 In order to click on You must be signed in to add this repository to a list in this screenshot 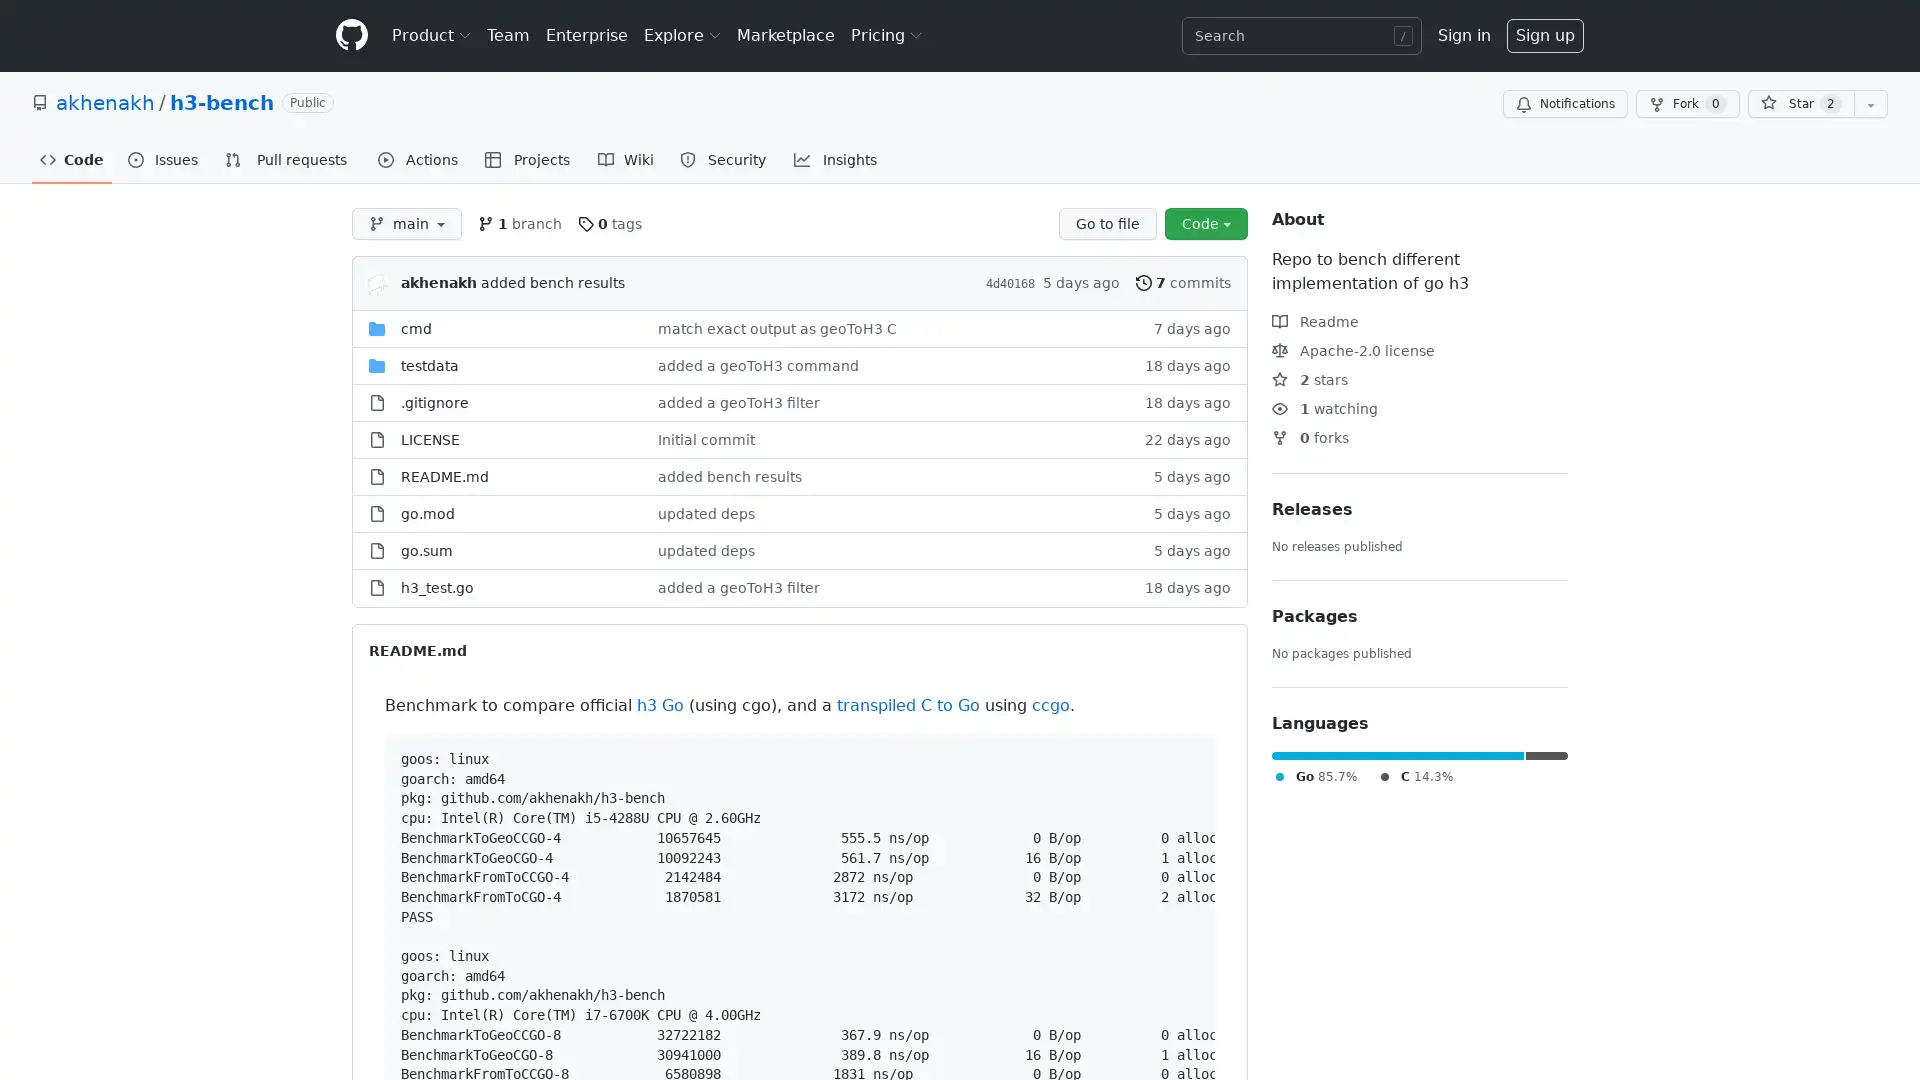, I will do `click(1870, 104)`.